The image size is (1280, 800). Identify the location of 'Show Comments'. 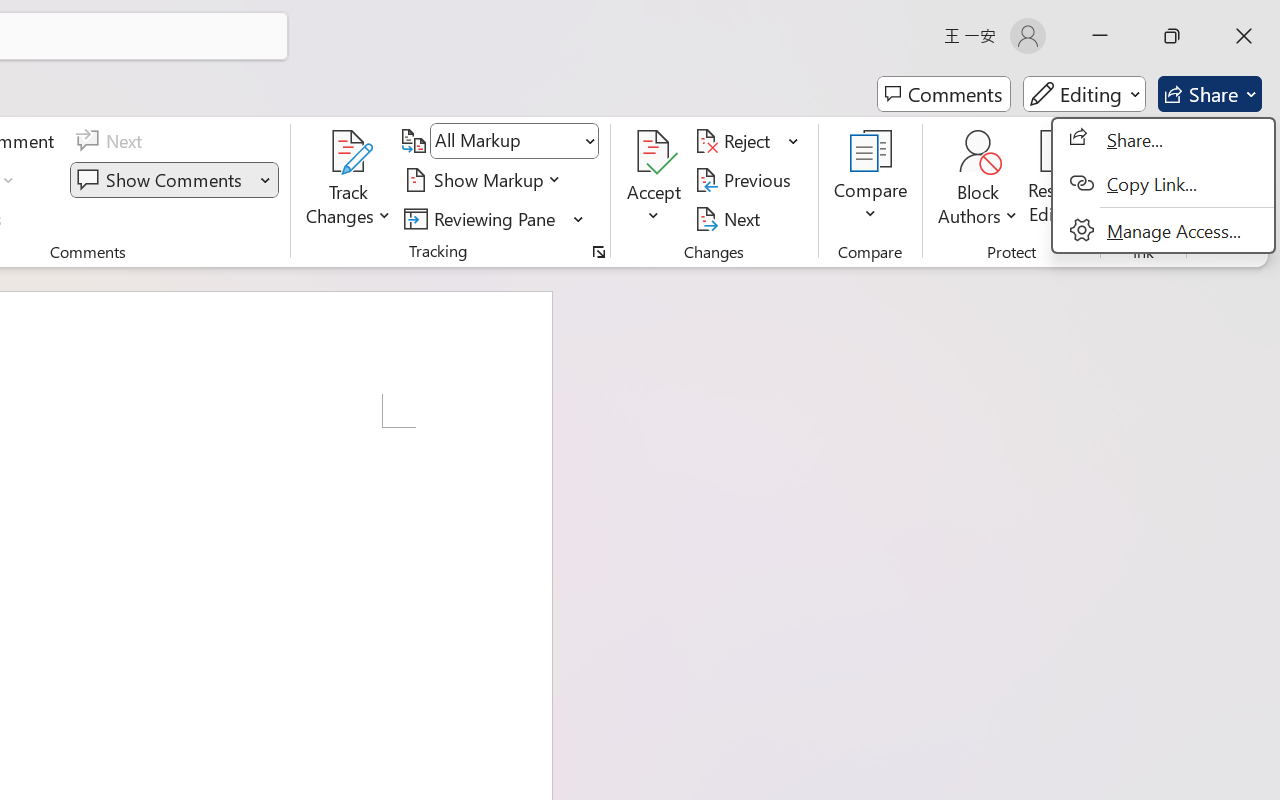
(162, 179).